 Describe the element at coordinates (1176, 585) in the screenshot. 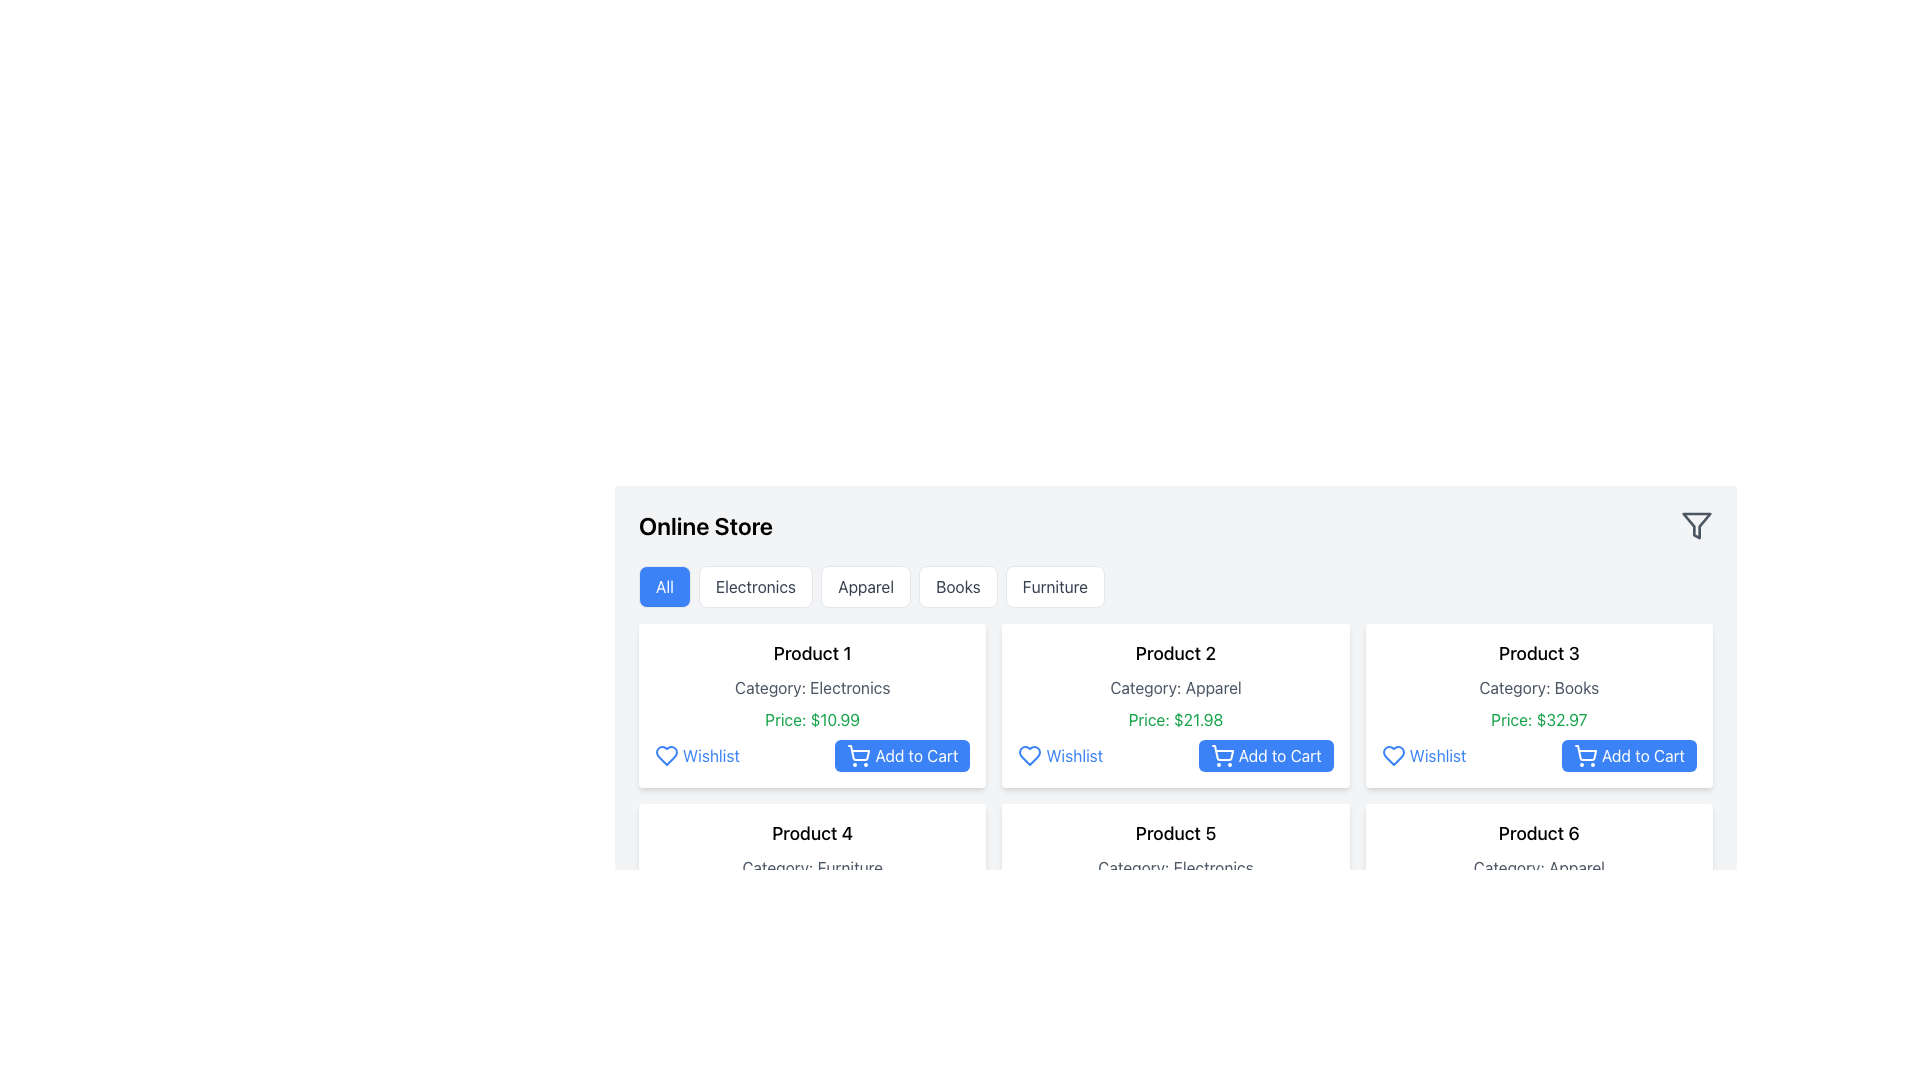

I see `the 'All' button in the Navigation menu located below the title 'Online Store' by moving the cursor to its center point` at that location.